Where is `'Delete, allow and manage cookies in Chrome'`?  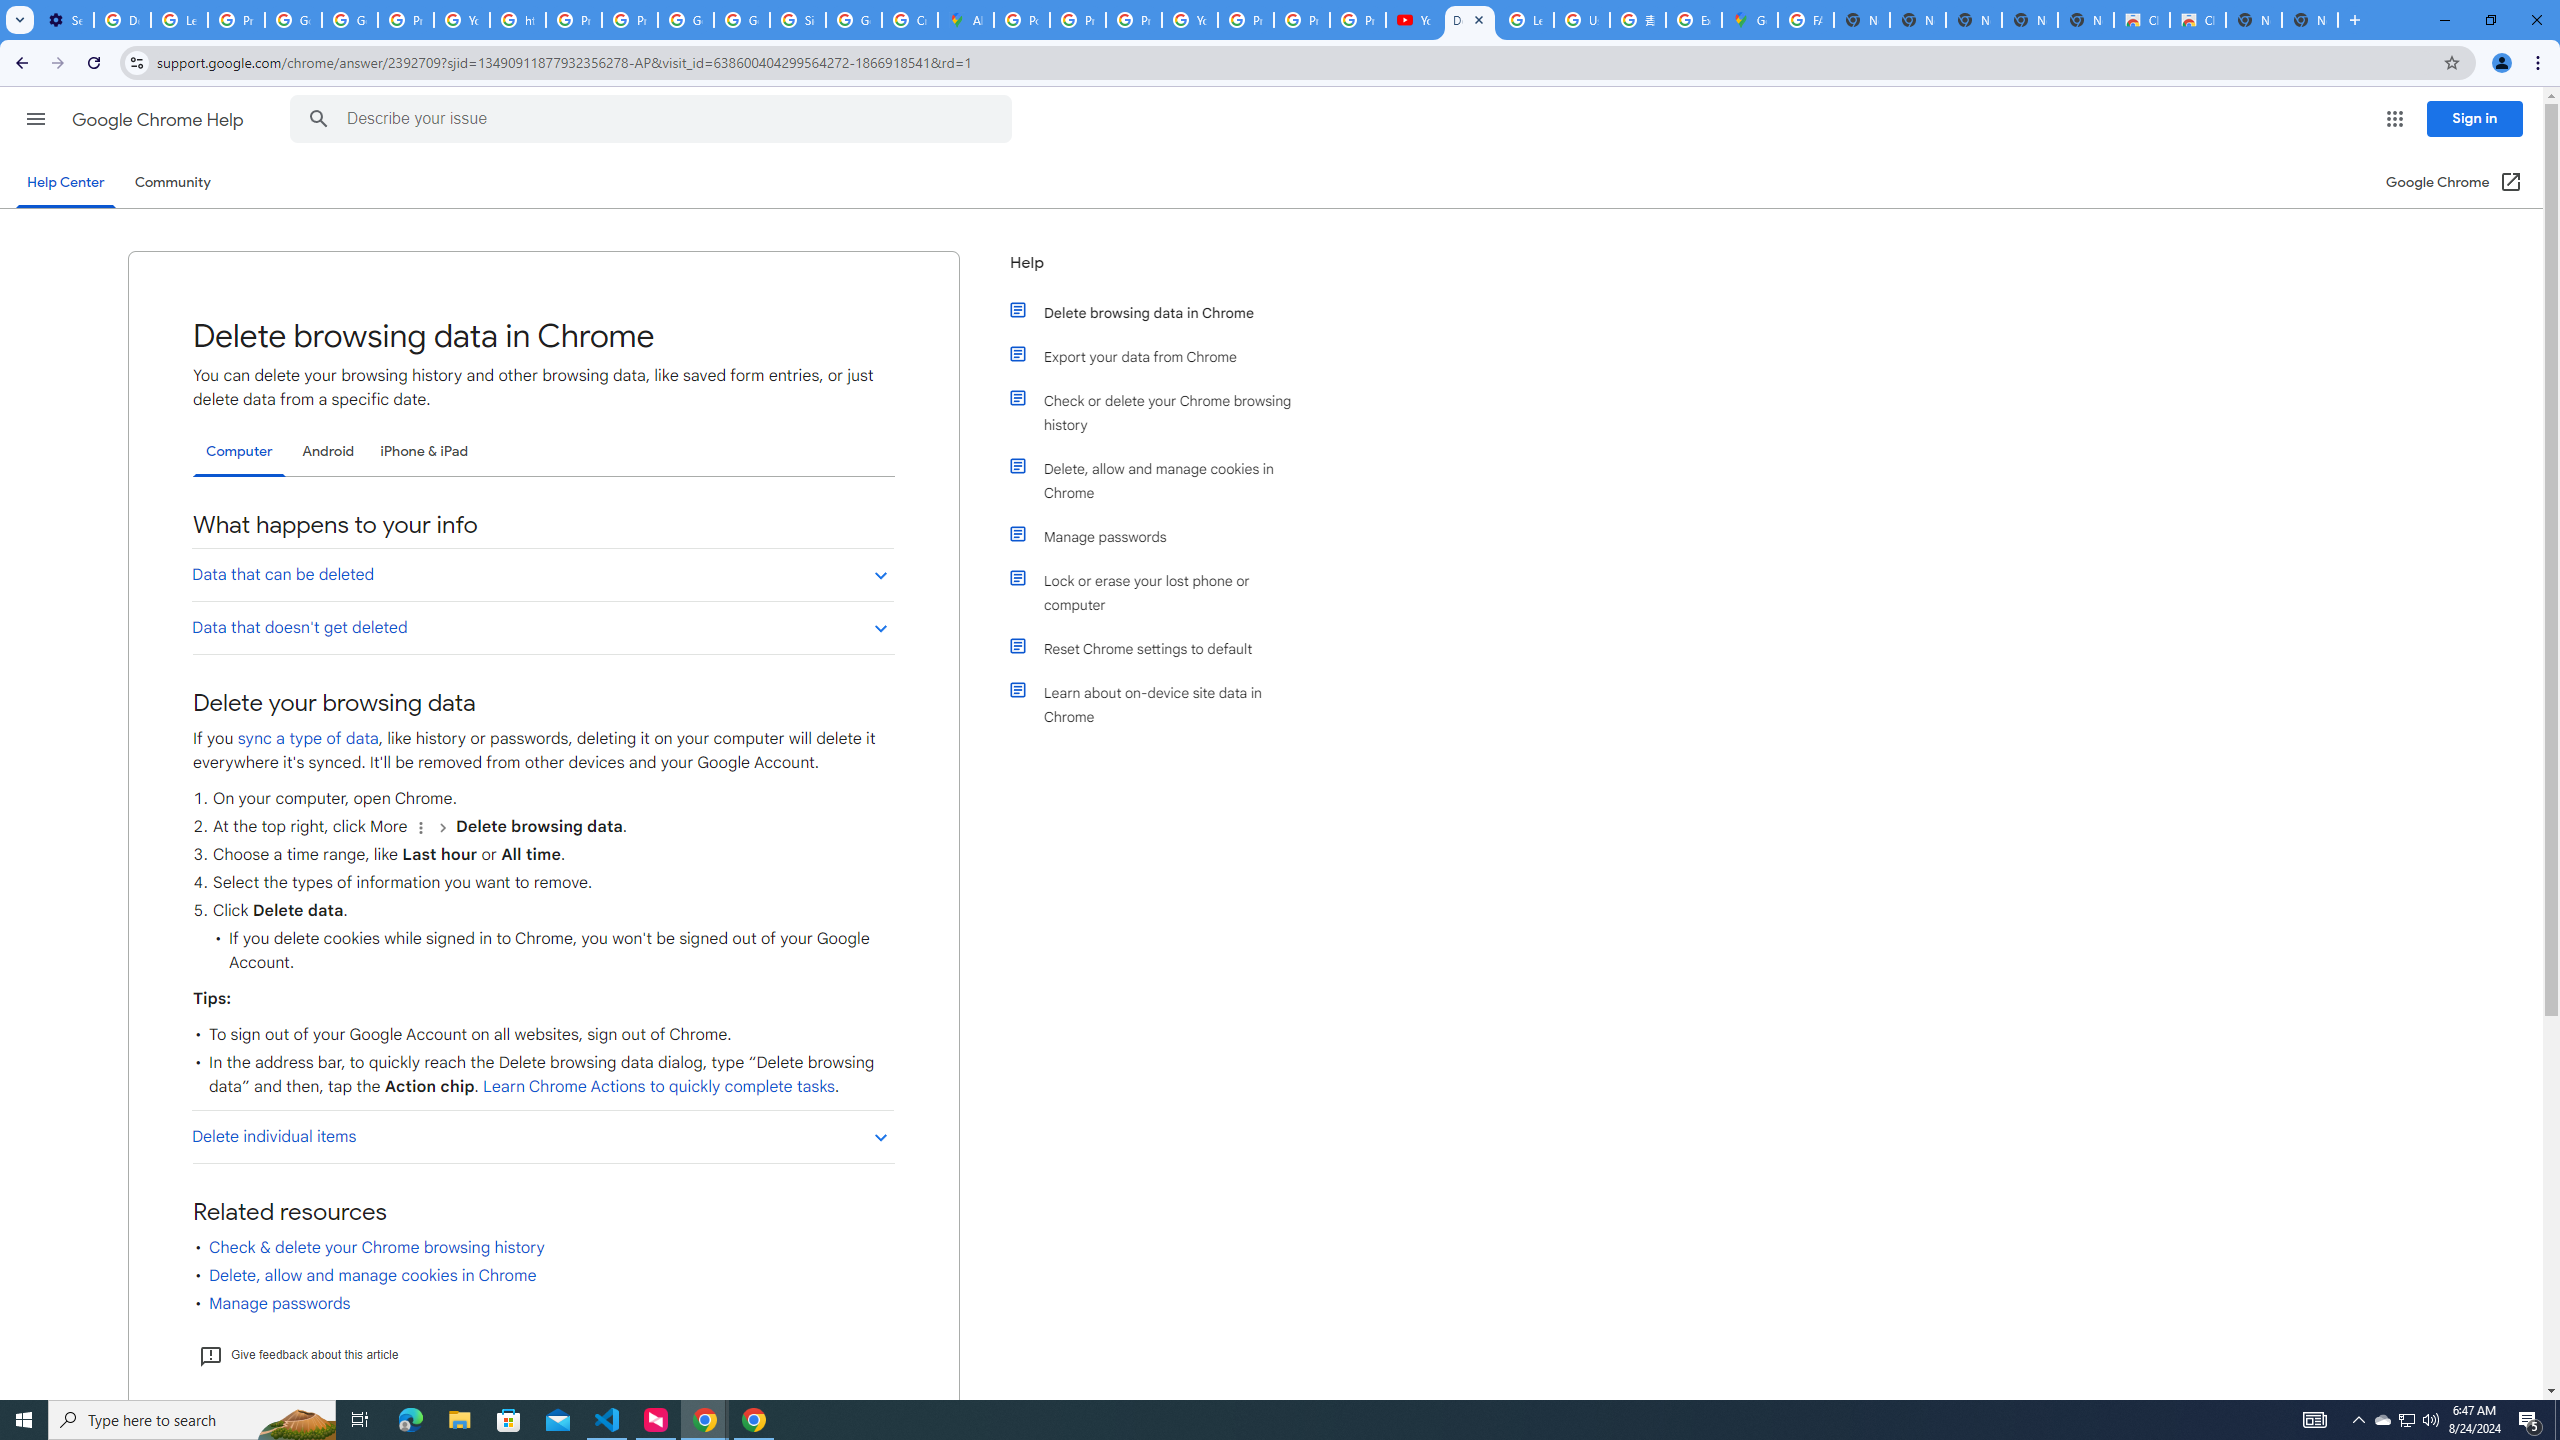
'Delete, allow and manage cookies in Chrome' is located at coordinates (1162, 479).